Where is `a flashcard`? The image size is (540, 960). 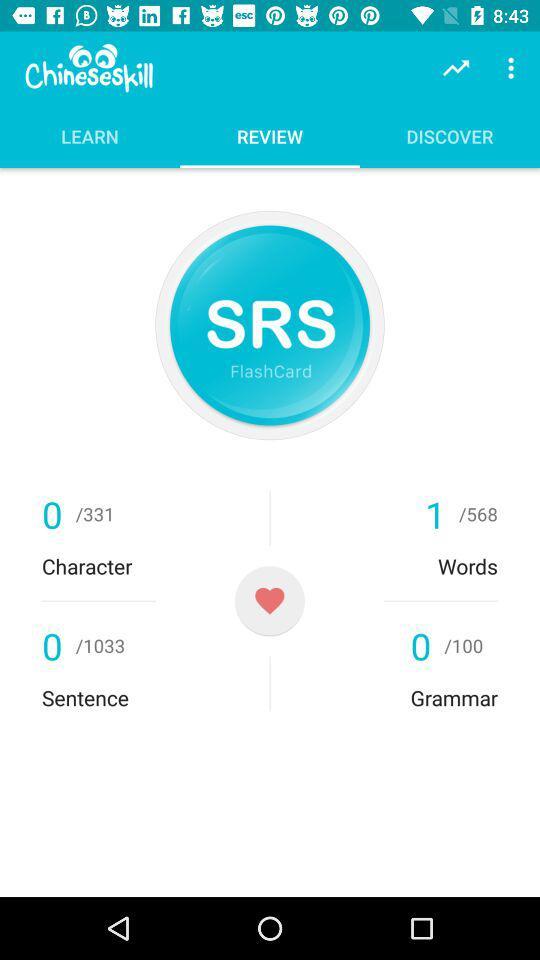
a flashcard is located at coordinates (269, 600).